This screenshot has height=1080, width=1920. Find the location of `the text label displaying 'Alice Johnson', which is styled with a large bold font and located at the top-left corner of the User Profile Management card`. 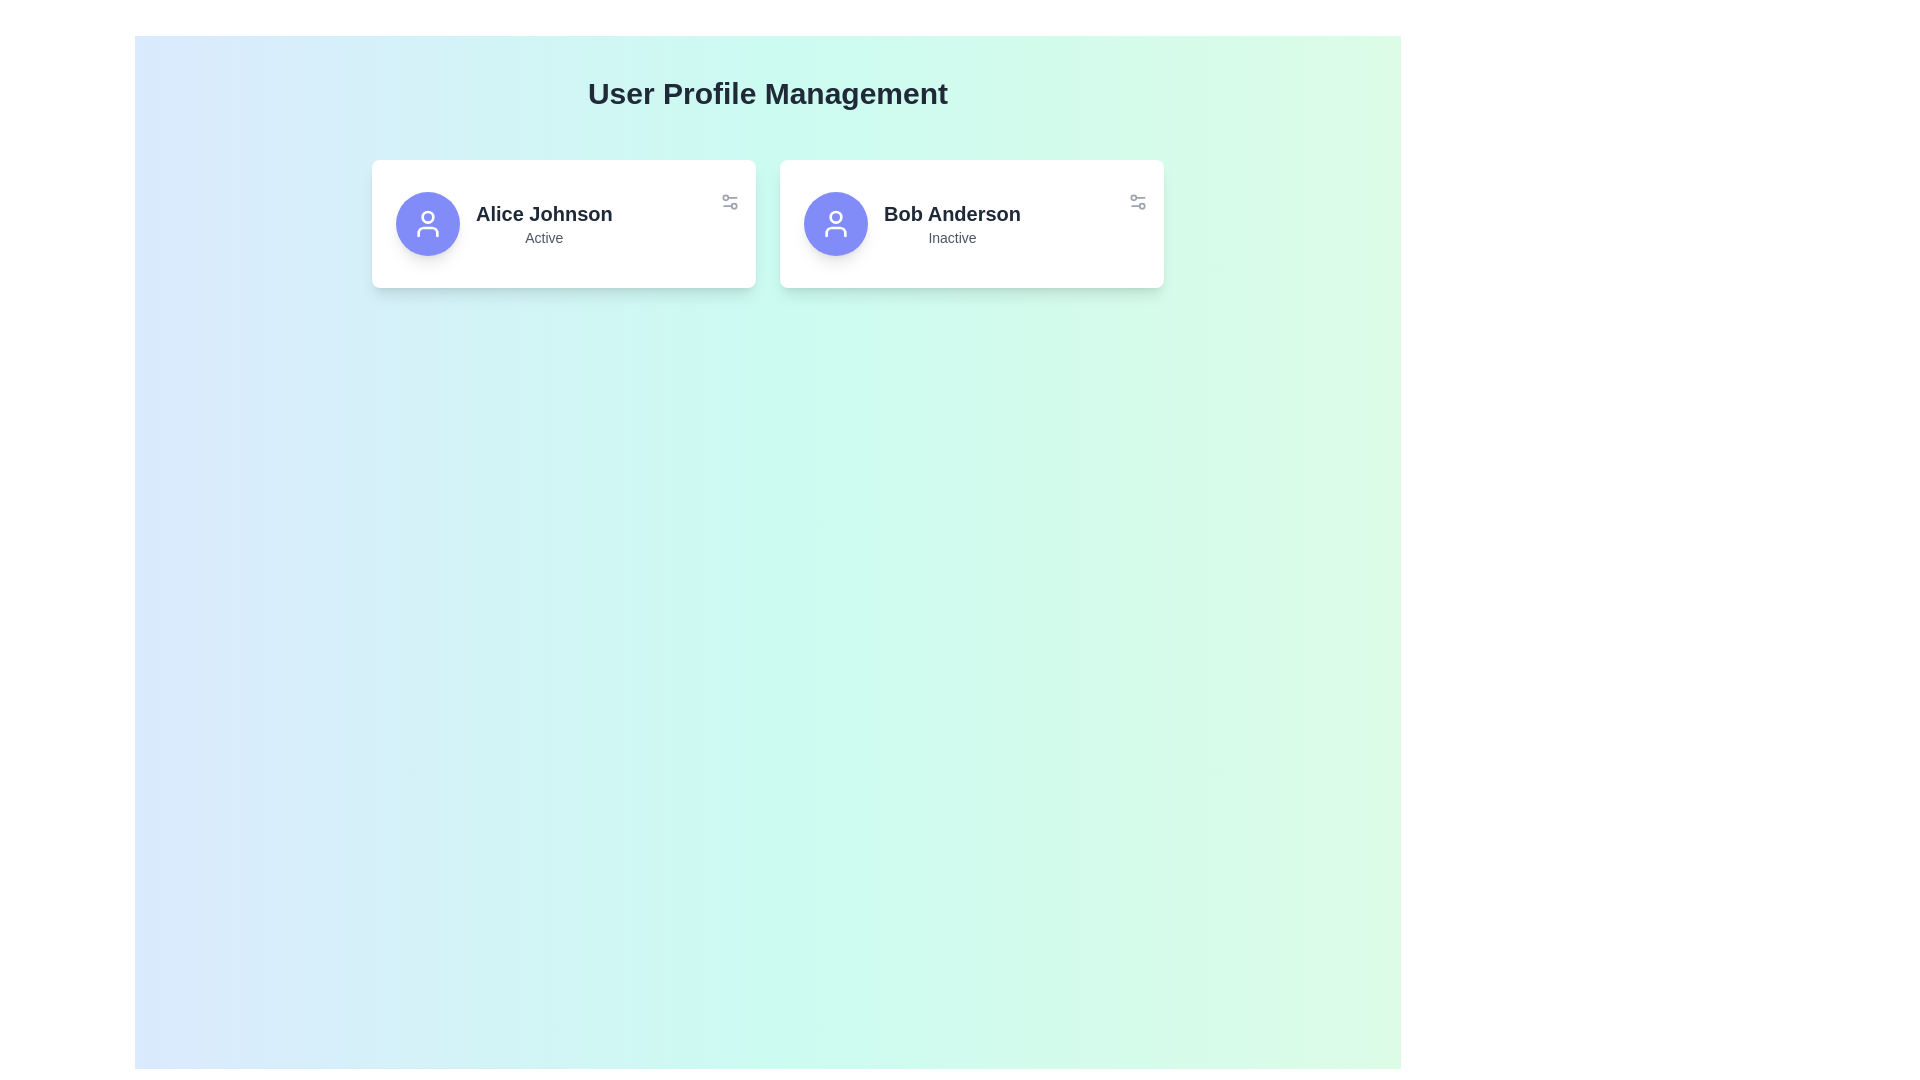

the text label displaying 'Alice Johnson', which is styled with a large bold font and located at the top-left corner of the User Profile Management card is located at coordinates (544, 213).